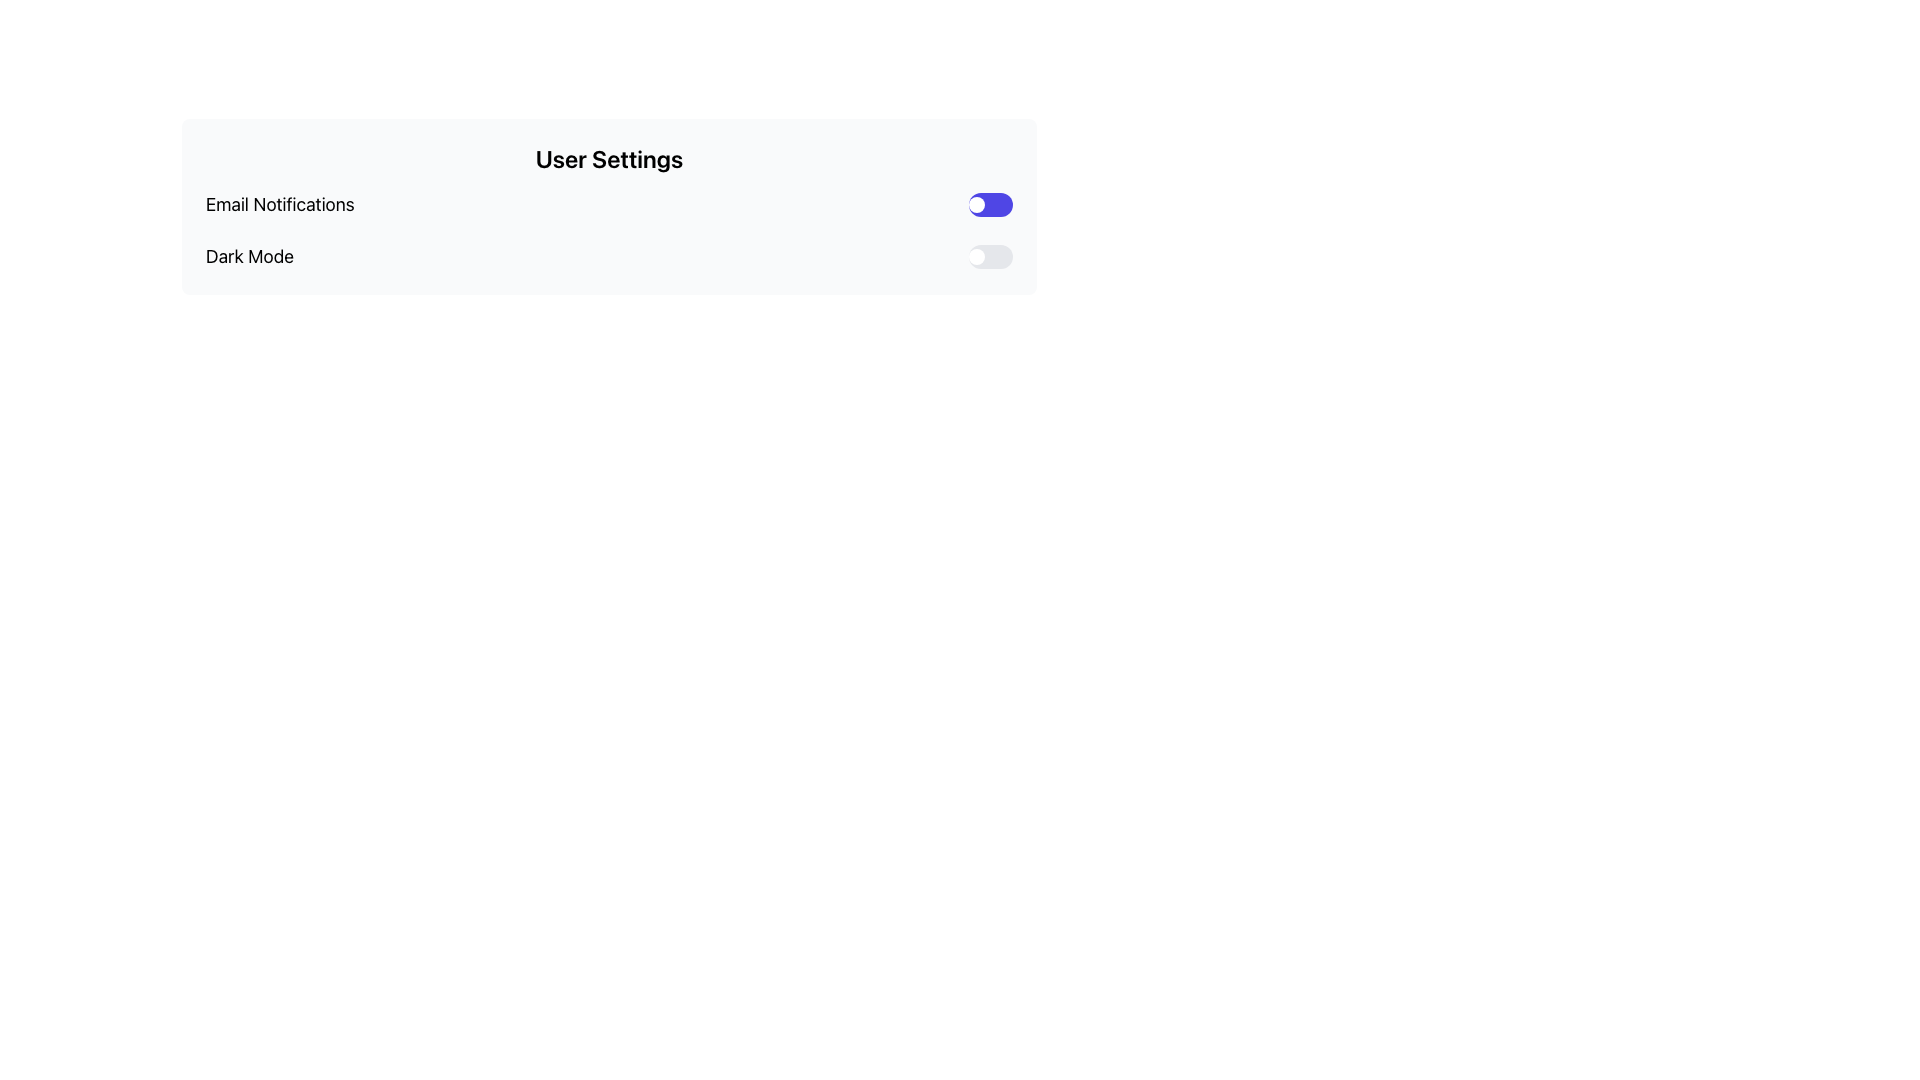  What do you see at coordinates (990, 256) in the screenshot?
I see `the toggle switch for 'Enable Dark Mode'` at bounding box center [990, 256].